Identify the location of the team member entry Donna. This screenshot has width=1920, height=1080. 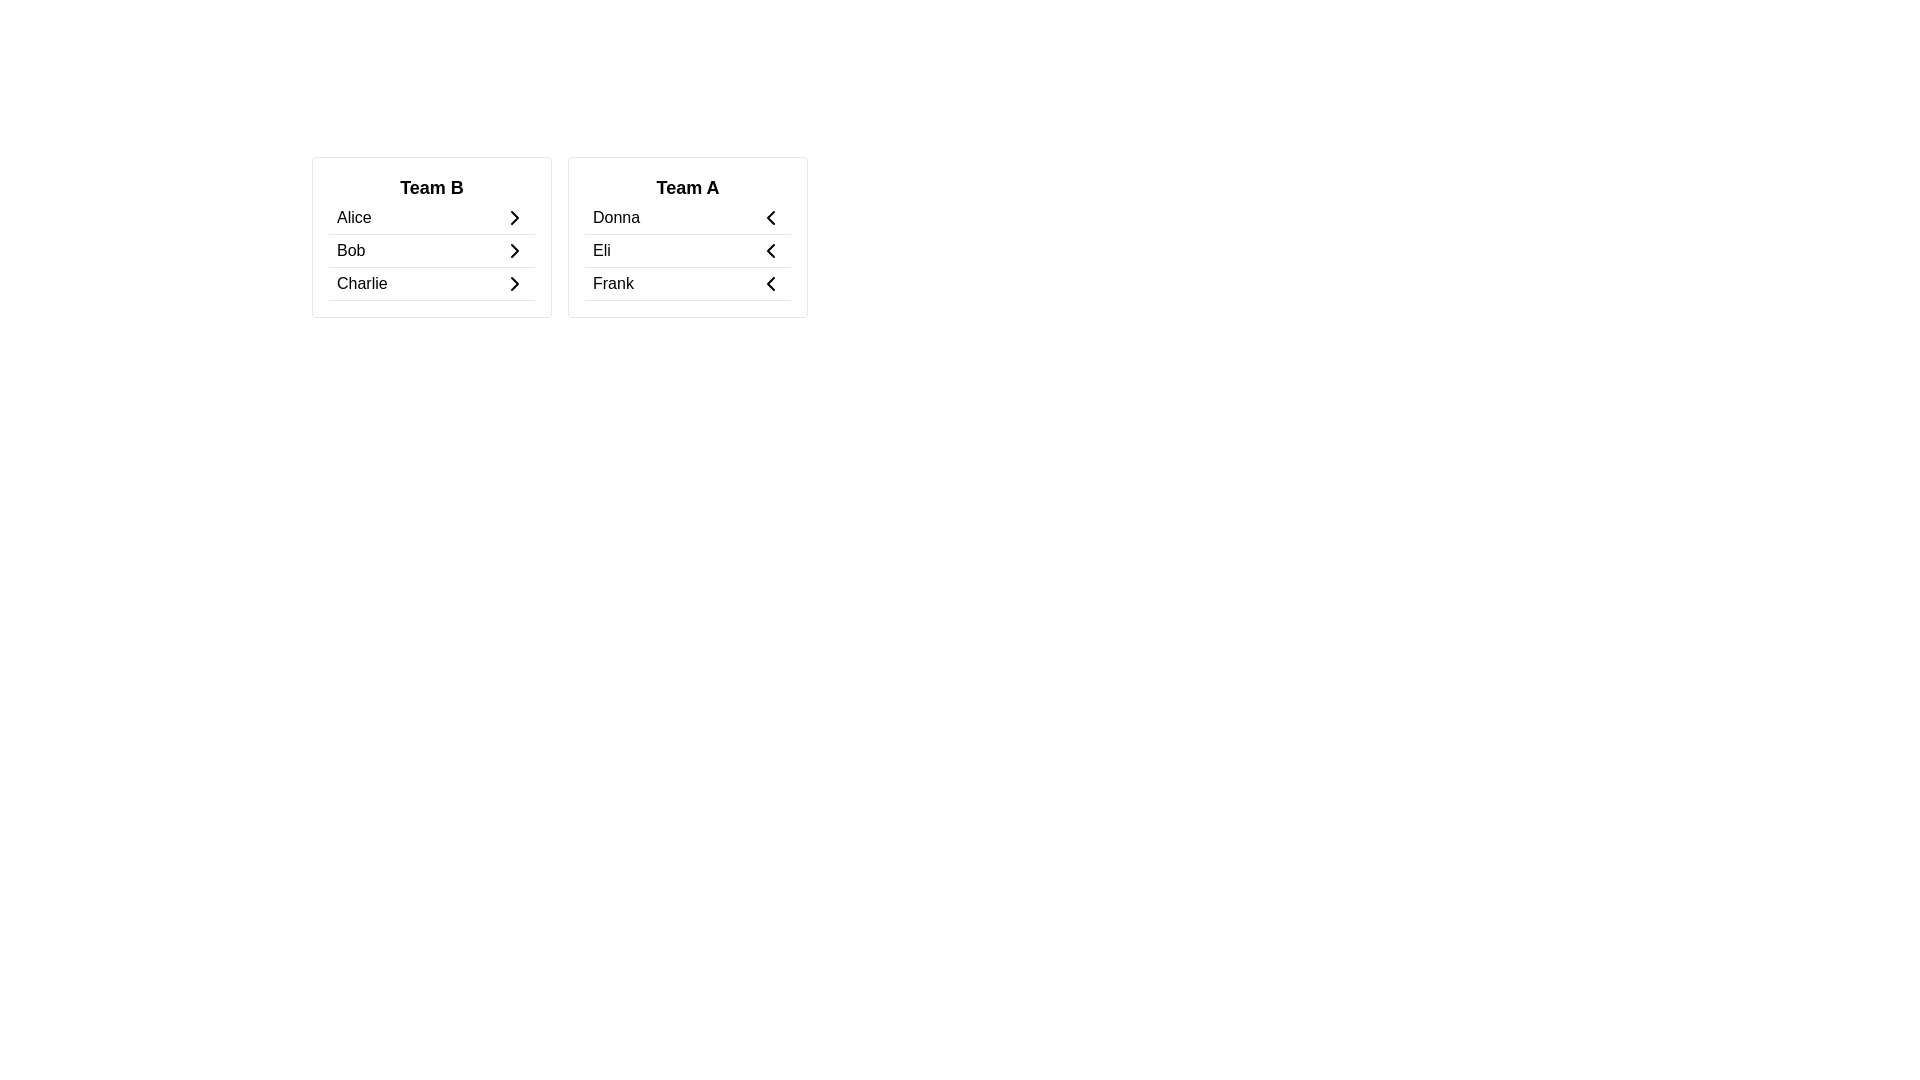
(687, 218).